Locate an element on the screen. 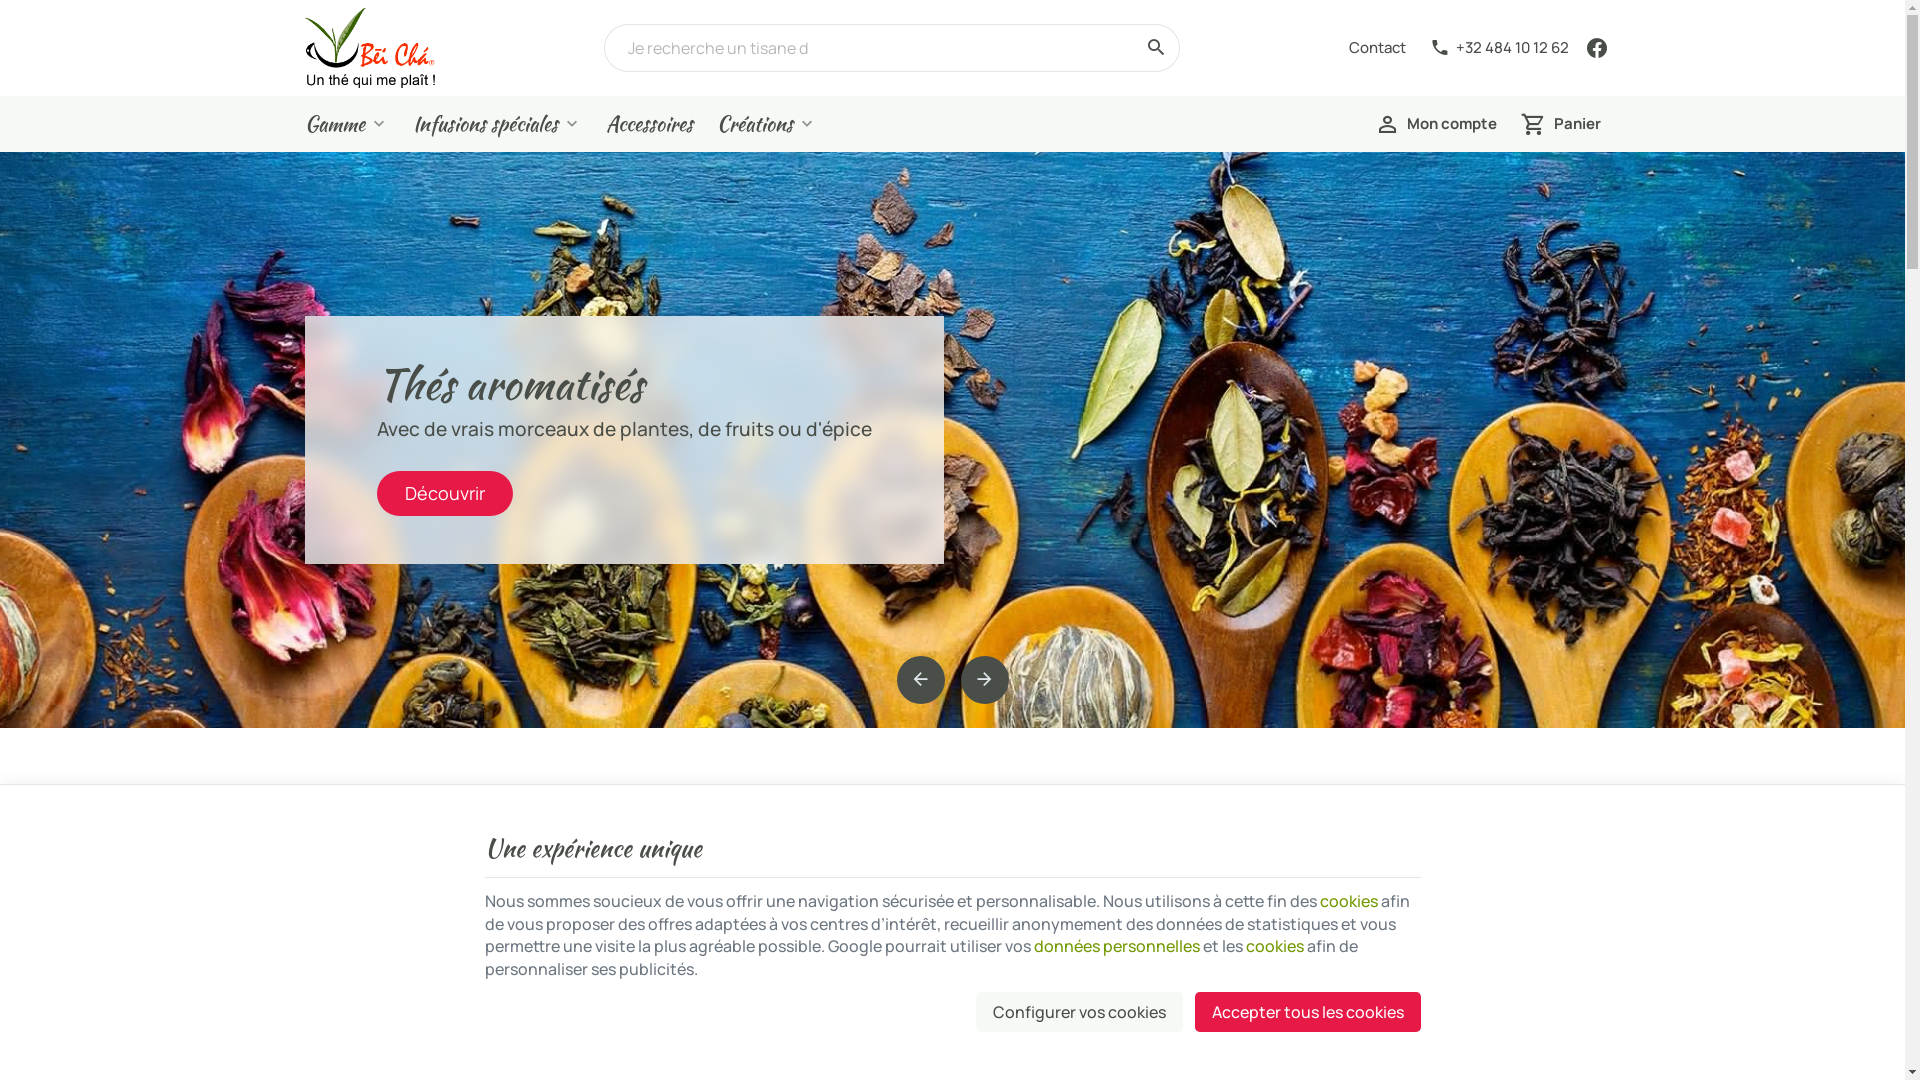 Image resolution: width=1920 pixels, height=1080 pixels. 'Gamme' is located at coordinates (345, 123).